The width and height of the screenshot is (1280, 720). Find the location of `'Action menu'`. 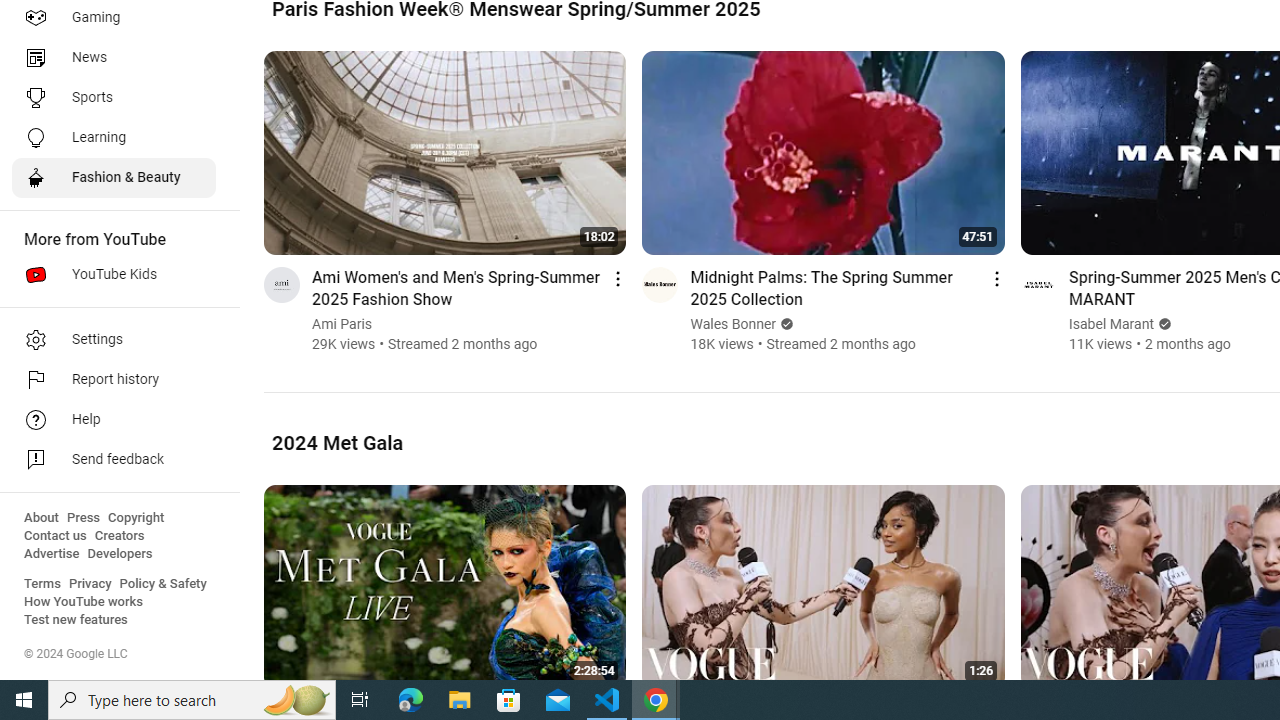

'Action menu' is located at coordinates (996, 278).